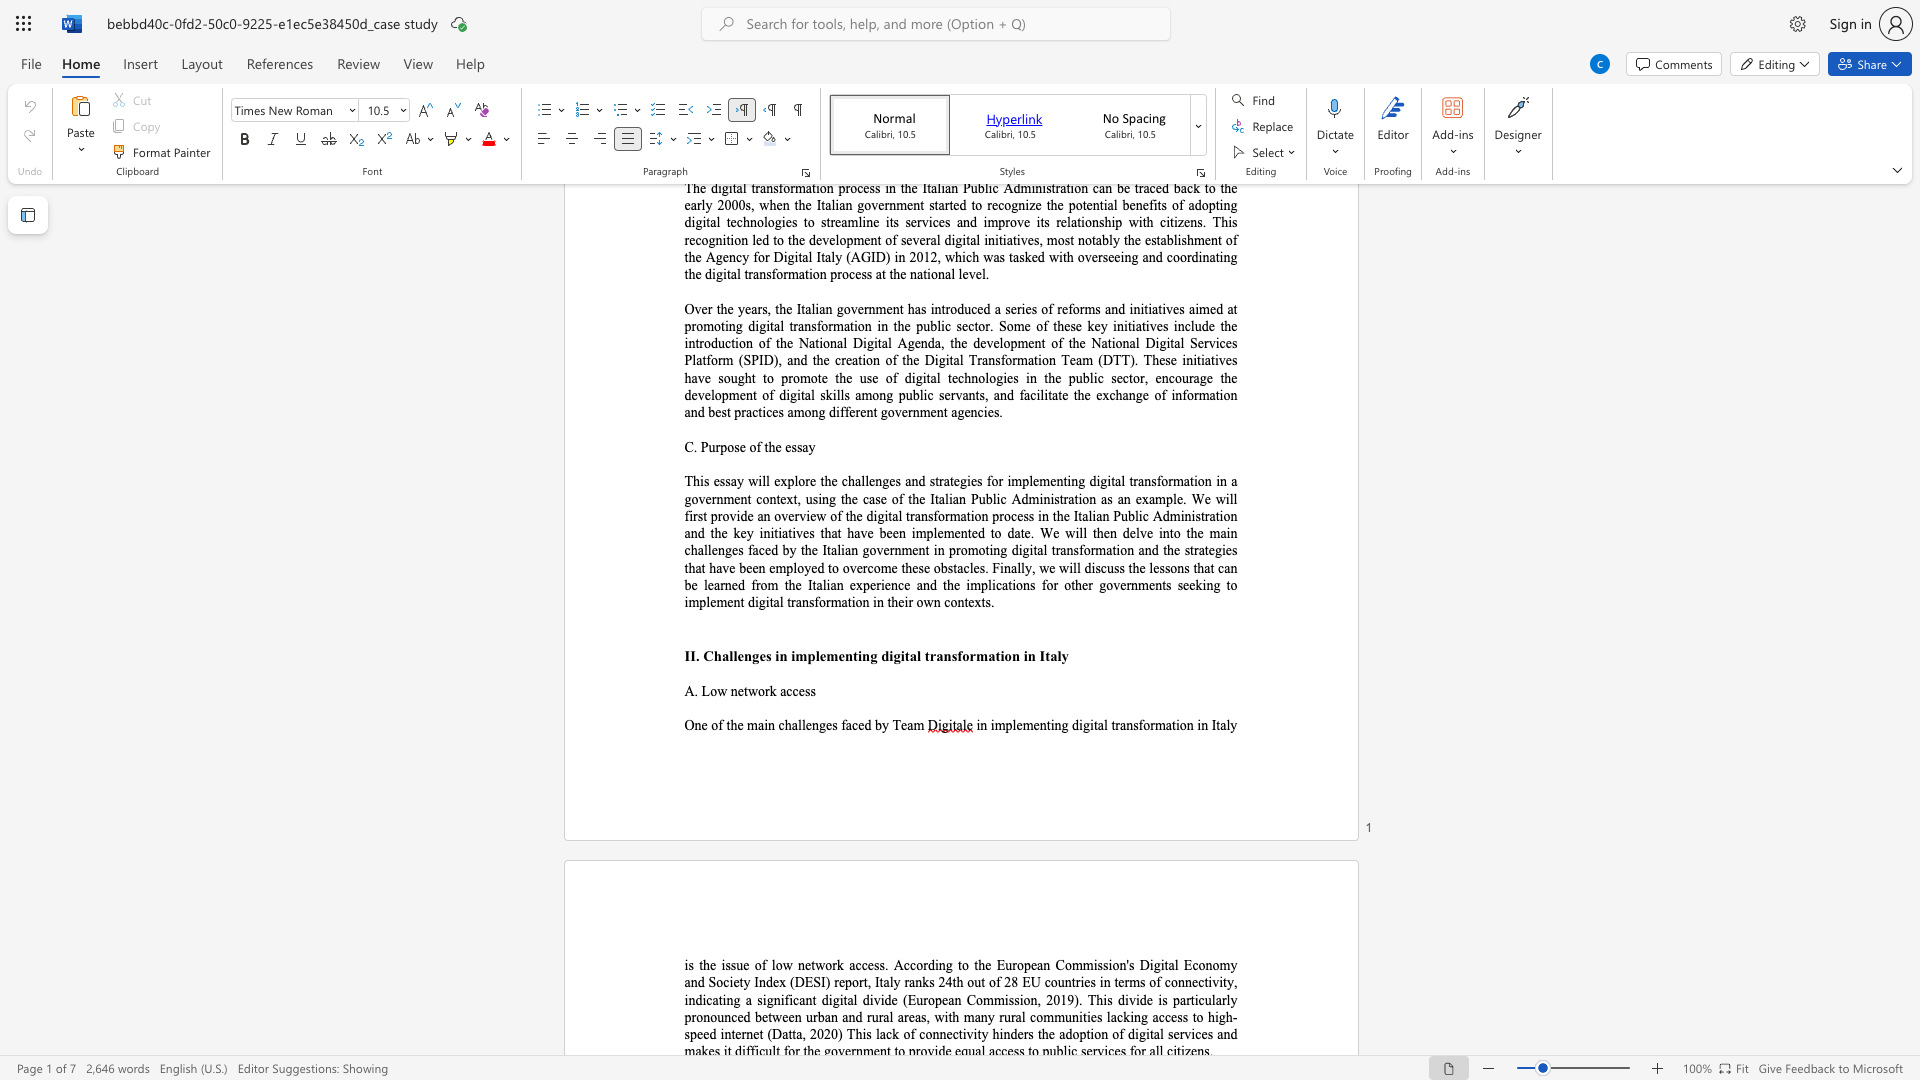 The height and width of the screenshot is (1080, 1920). What do you see at coordinates (871, 1000) in the screenshot?
I see `the 6th character "i" in the text` at bounding box center [871, 1000].